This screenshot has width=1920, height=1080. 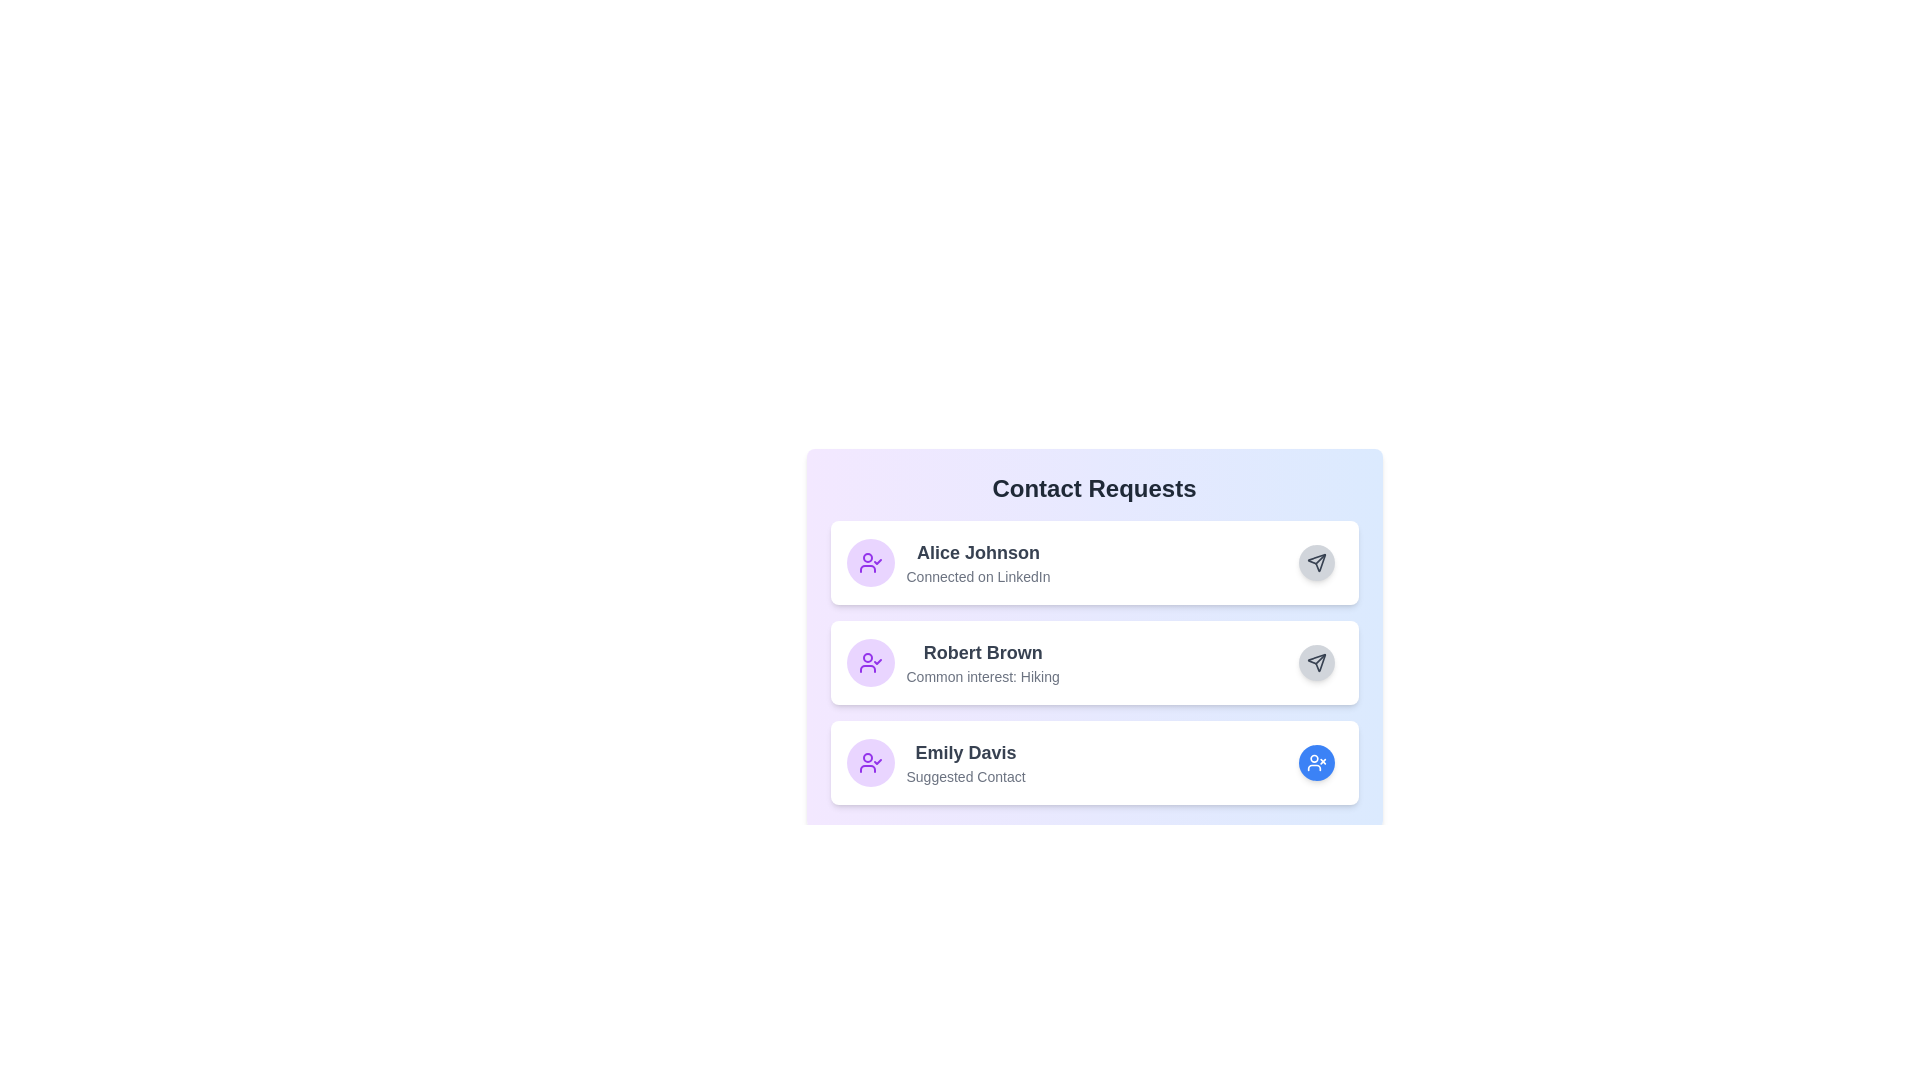 What do you see at coordinates (1316, 763) in the screenshot?
I see `the 'Revoke' button for 'Emily Davis'` at bounding box center [1316, 763].